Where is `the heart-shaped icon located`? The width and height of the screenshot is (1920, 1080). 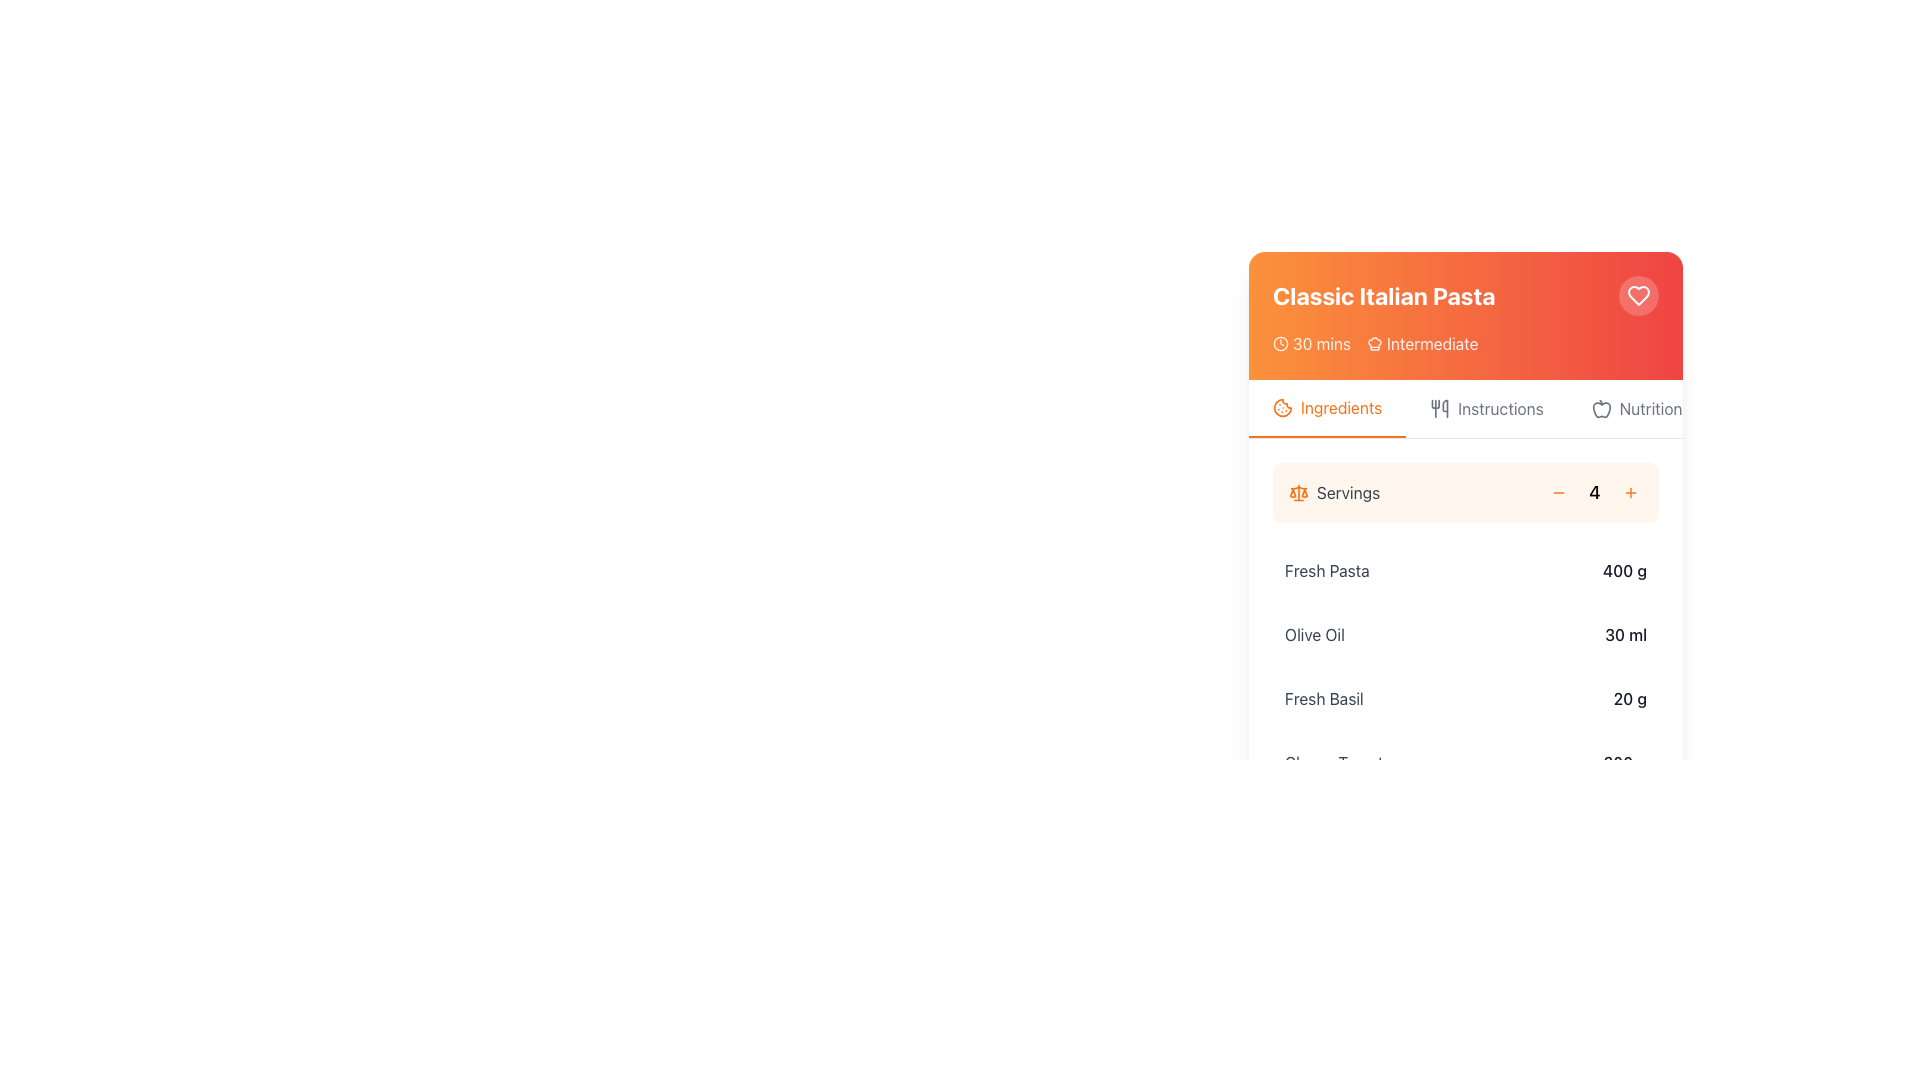
the heart-shaped icon located is located at coordinates (1638, 296).